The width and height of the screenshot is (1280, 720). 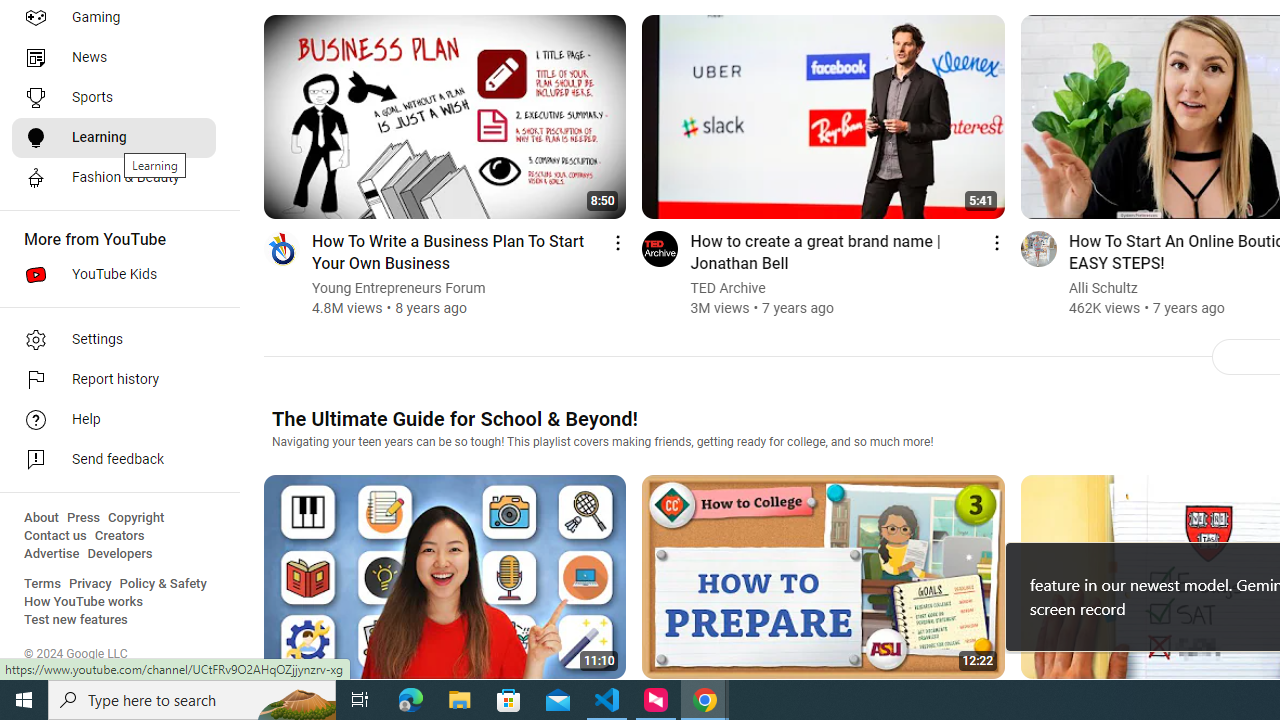 What do you see at coordinates (112, 460) in the screenshot?
I see `'Send feedback'` at bounding box center [112, 460].